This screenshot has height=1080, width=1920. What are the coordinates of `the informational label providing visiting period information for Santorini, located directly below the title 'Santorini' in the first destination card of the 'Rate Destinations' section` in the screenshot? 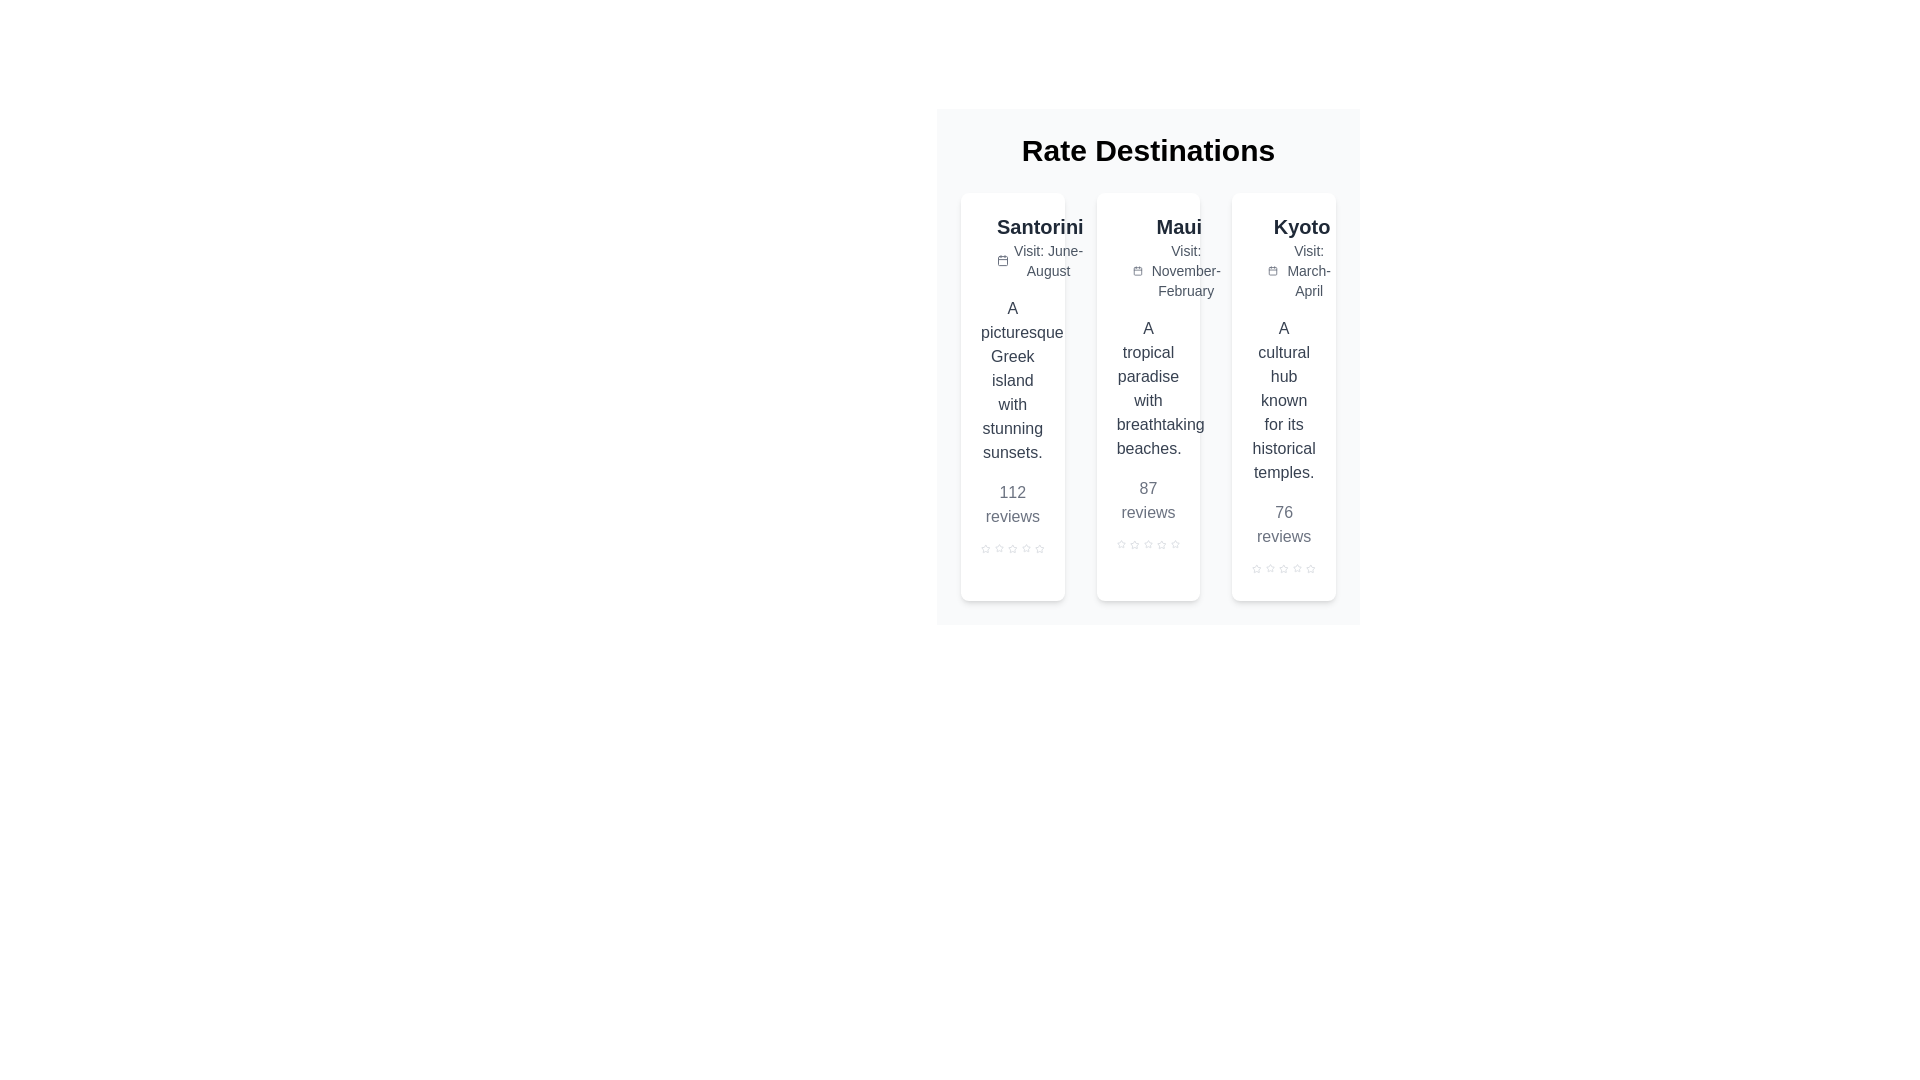 It's located at (1040, 260).